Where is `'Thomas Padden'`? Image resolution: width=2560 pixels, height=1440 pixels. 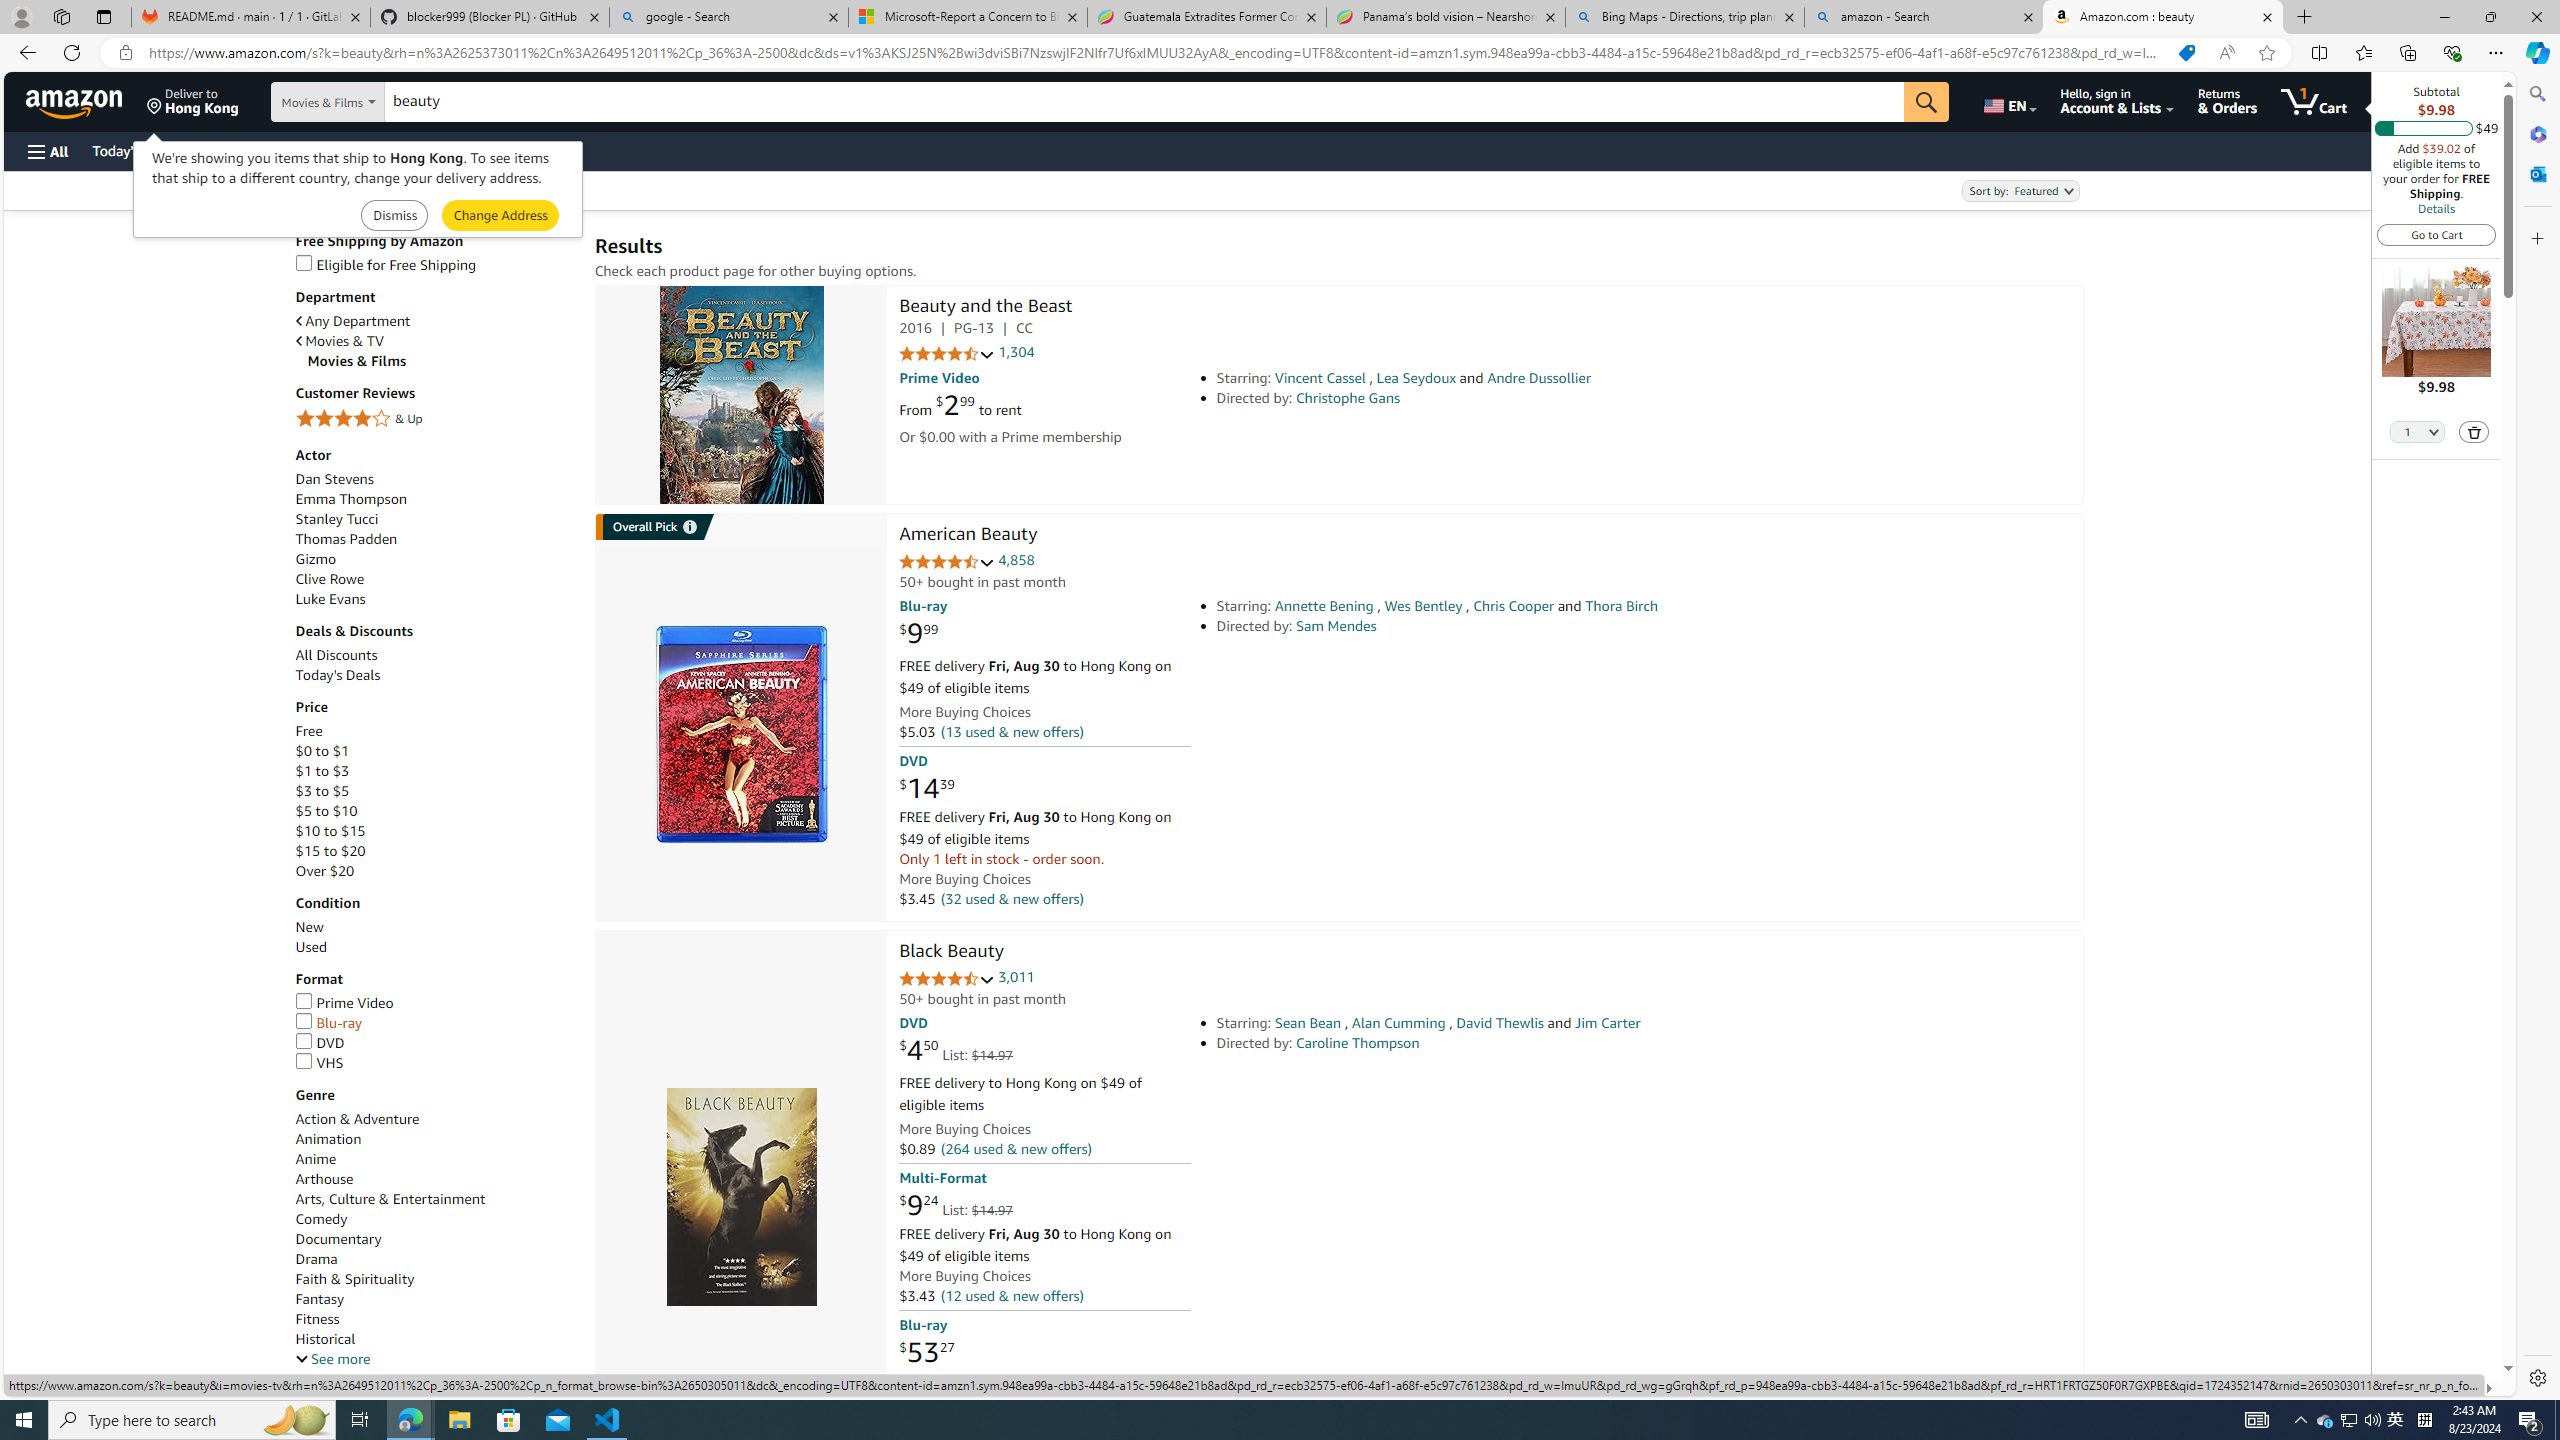 'Thomas Padden' is located at coordinates (435, 540).